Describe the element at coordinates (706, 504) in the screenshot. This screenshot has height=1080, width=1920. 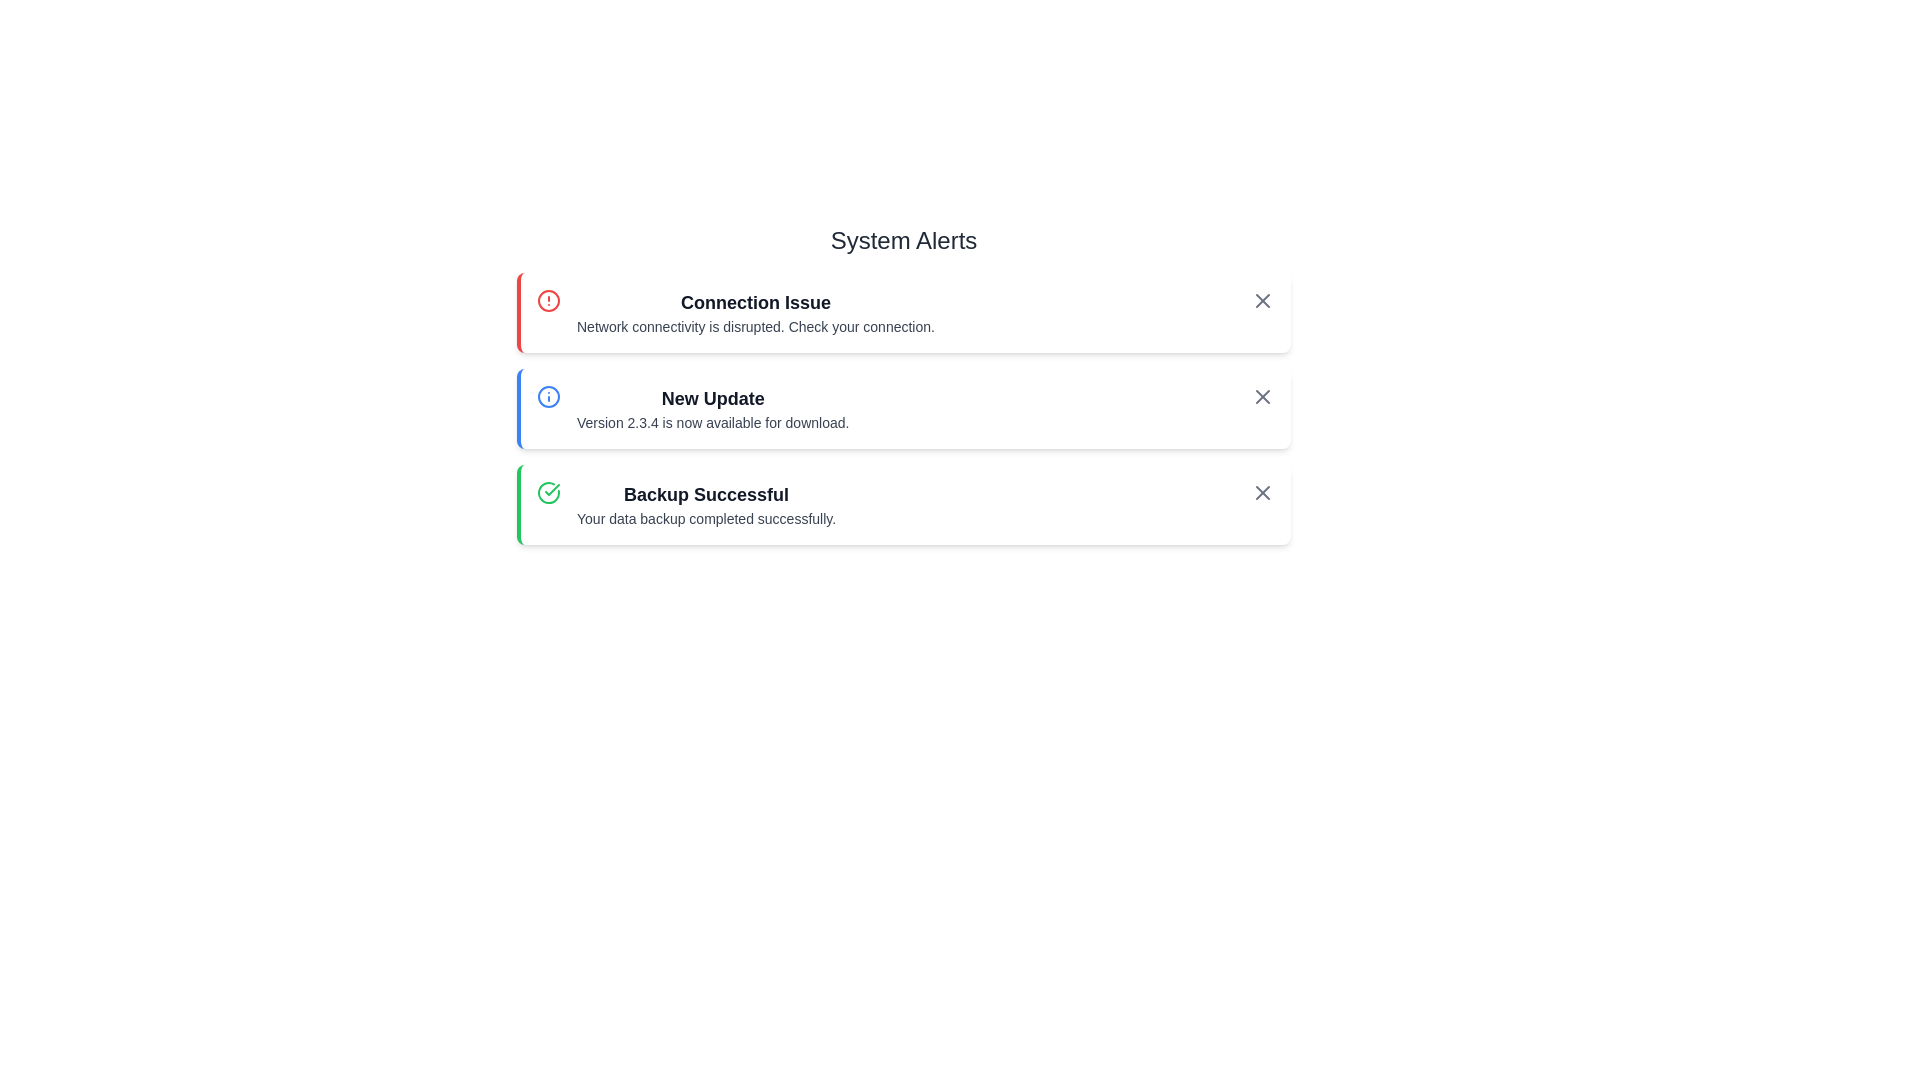
I see `the success notification text block that indicates a completed data backup, positioned in the bottom alert box, horizontally centered and adjacent to a green check icon` at that location.